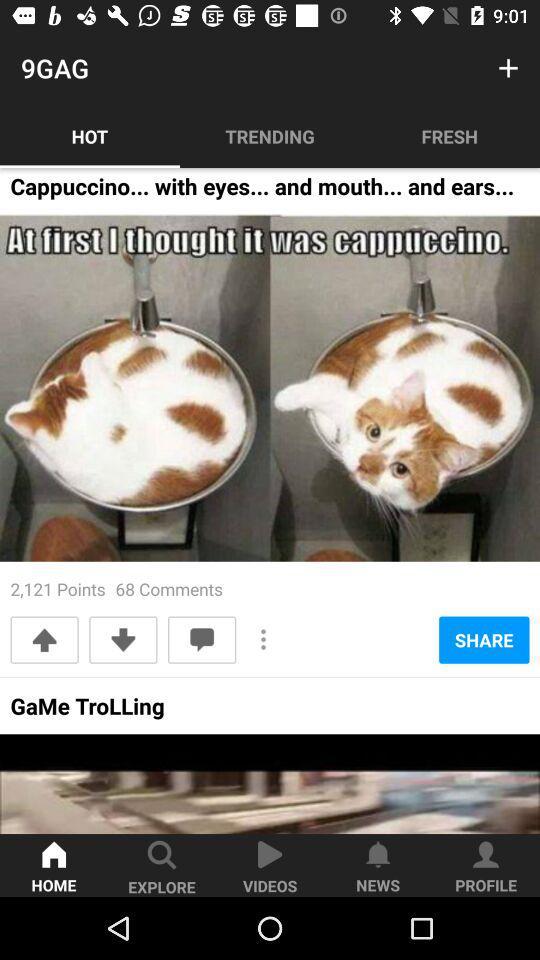 This screenshot has height=960, width=540. I want to click on one line text below the tab hot at top, so click(262, 192).